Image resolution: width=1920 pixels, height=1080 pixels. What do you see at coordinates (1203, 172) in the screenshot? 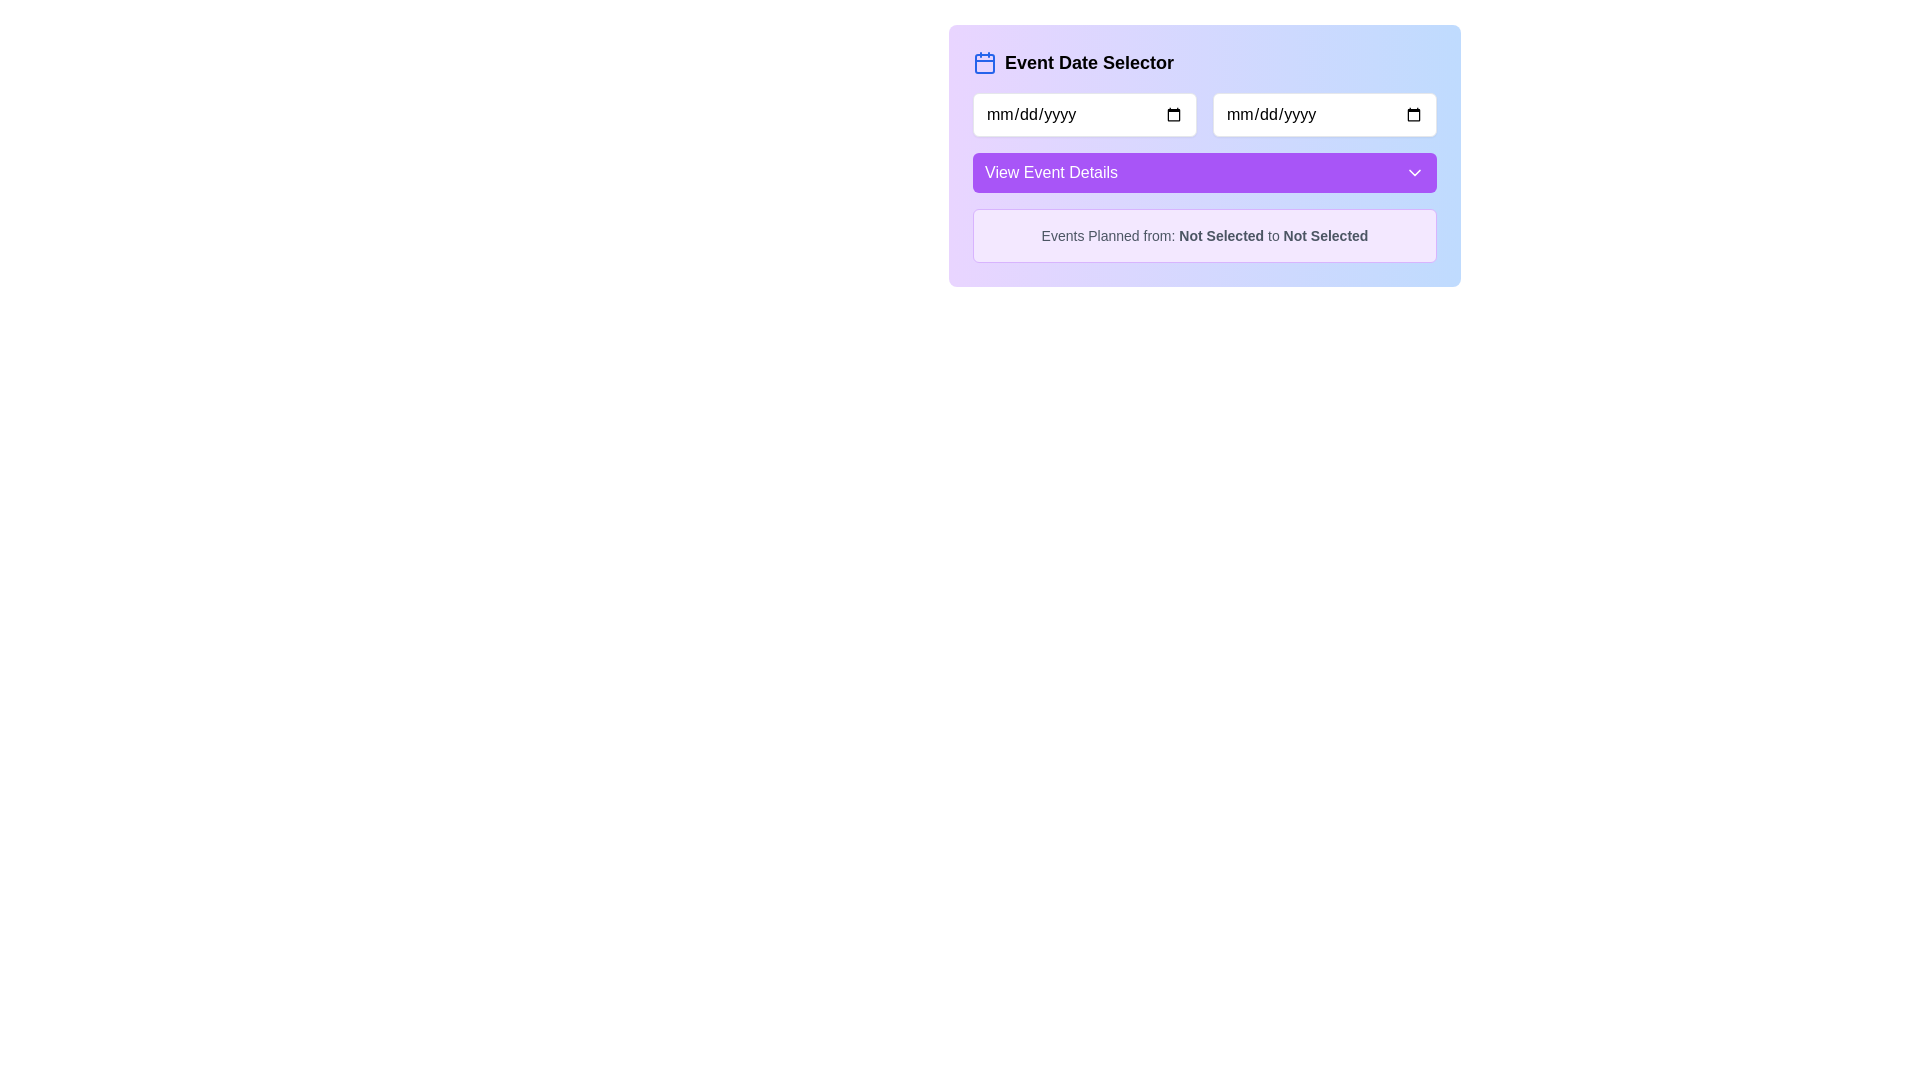
I see `the button located below the 'Start Date' and 'End Date' input fields, which reveals additional event details` at bounding box center [1203, 172].